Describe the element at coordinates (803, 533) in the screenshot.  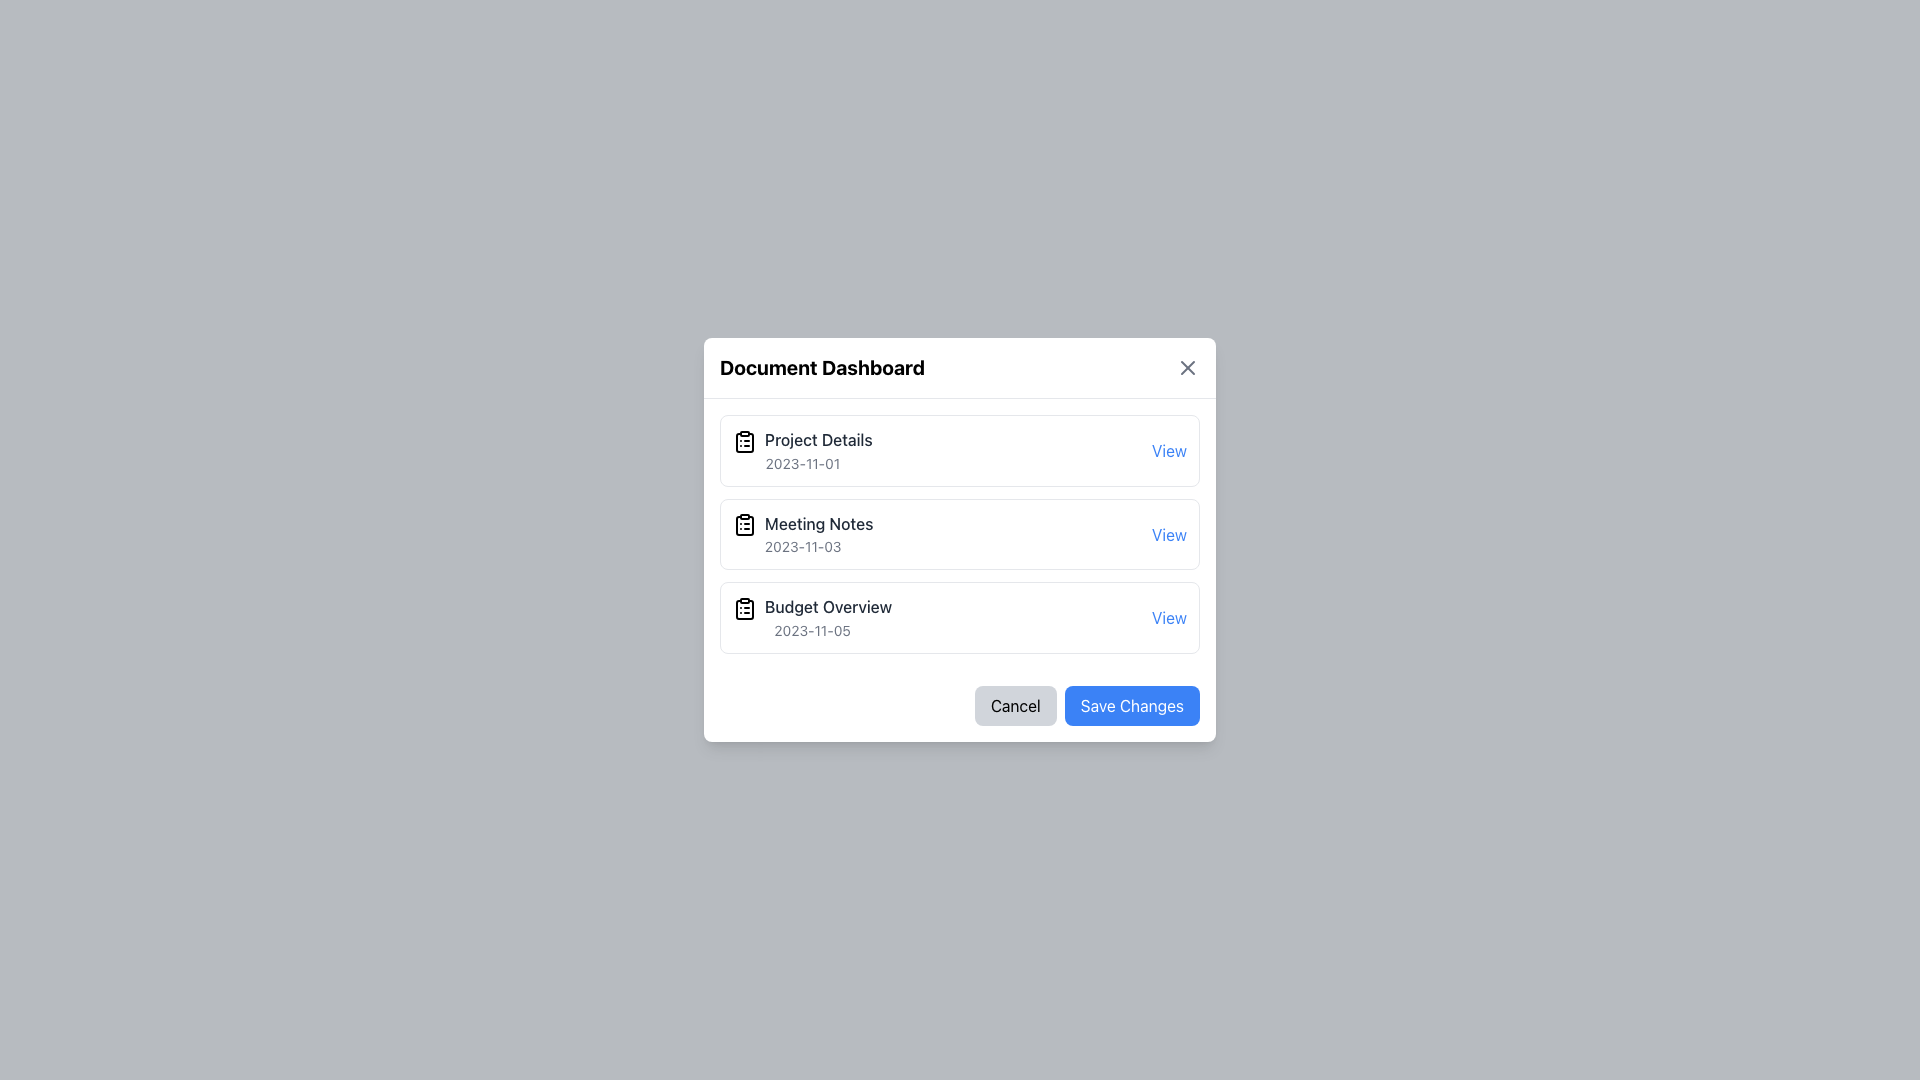
I see `the Text Block displaying 'Meeting Notes' and '2023-11-03', which is the second item in the list, positioned centrally in the dialog box` at that location.